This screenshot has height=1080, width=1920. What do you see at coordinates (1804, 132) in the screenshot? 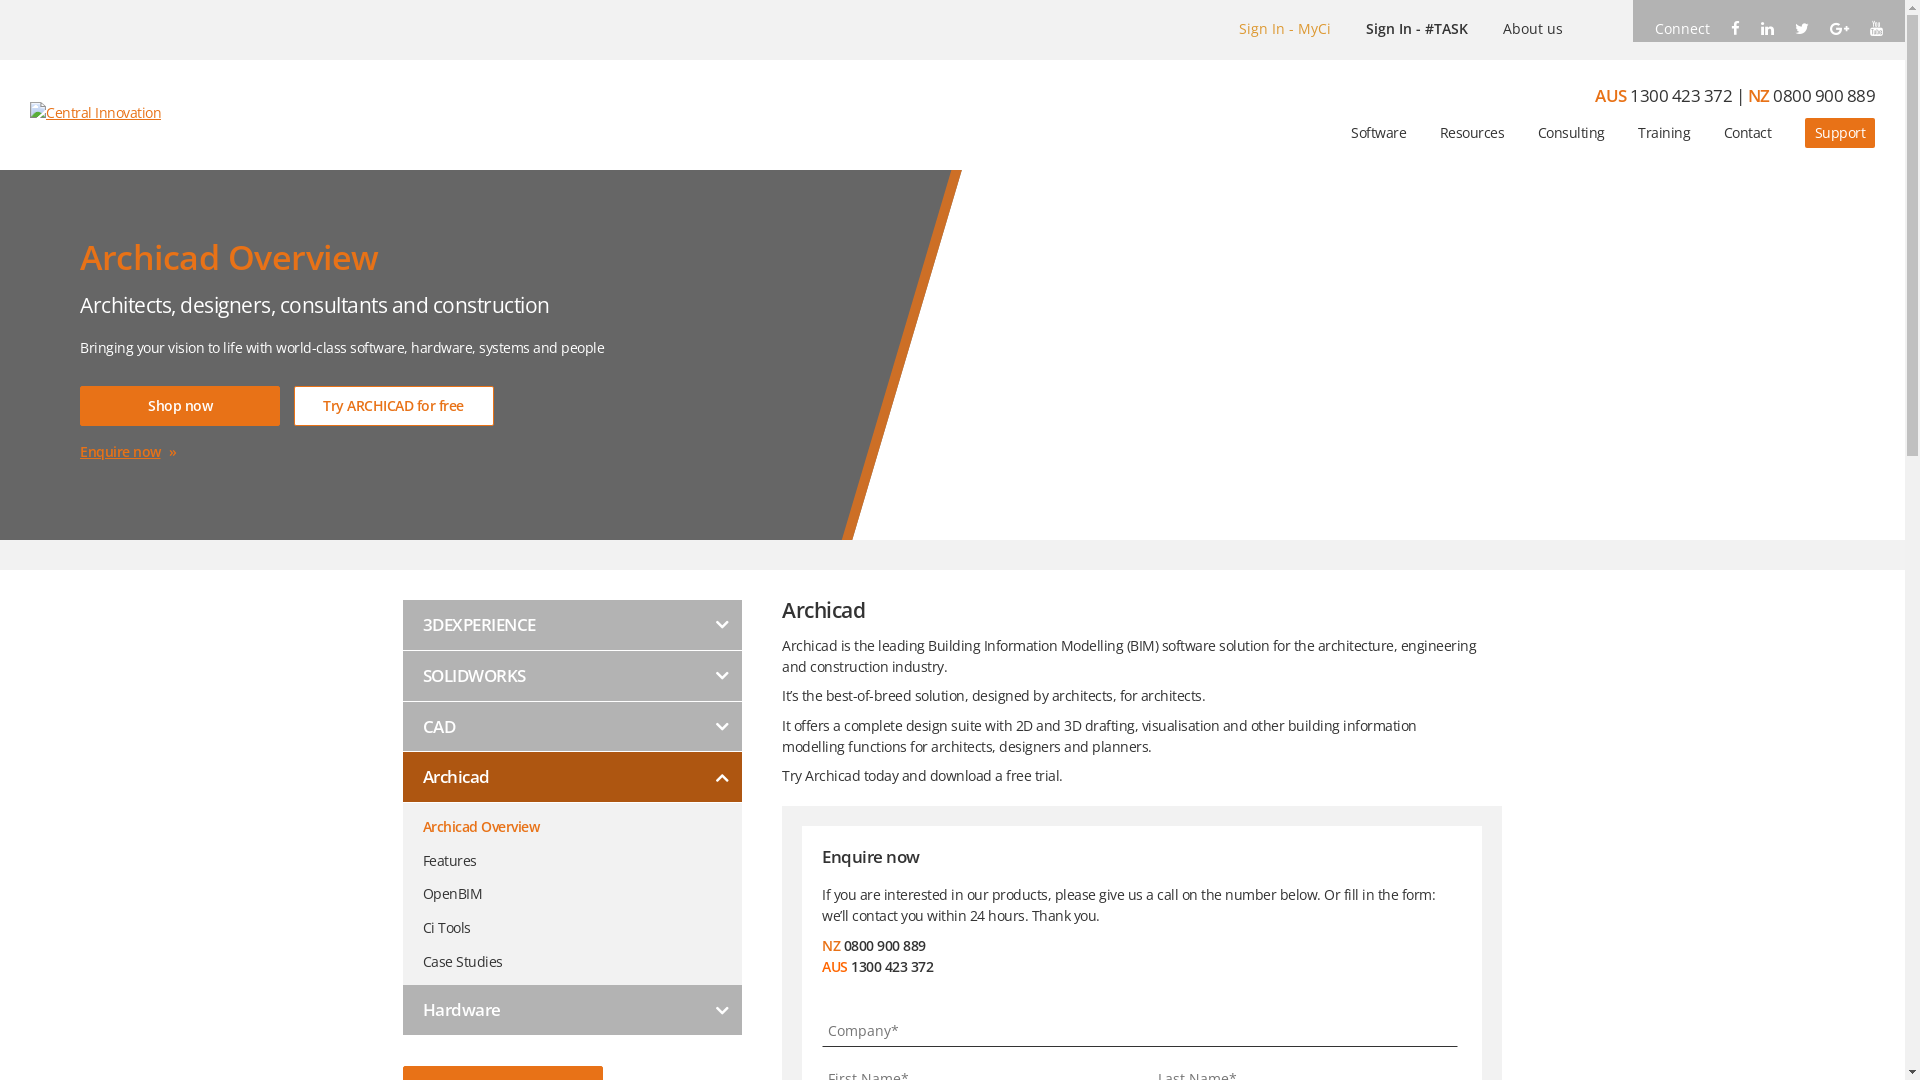
I see `'Support'` at bounding box center [1804, 132].